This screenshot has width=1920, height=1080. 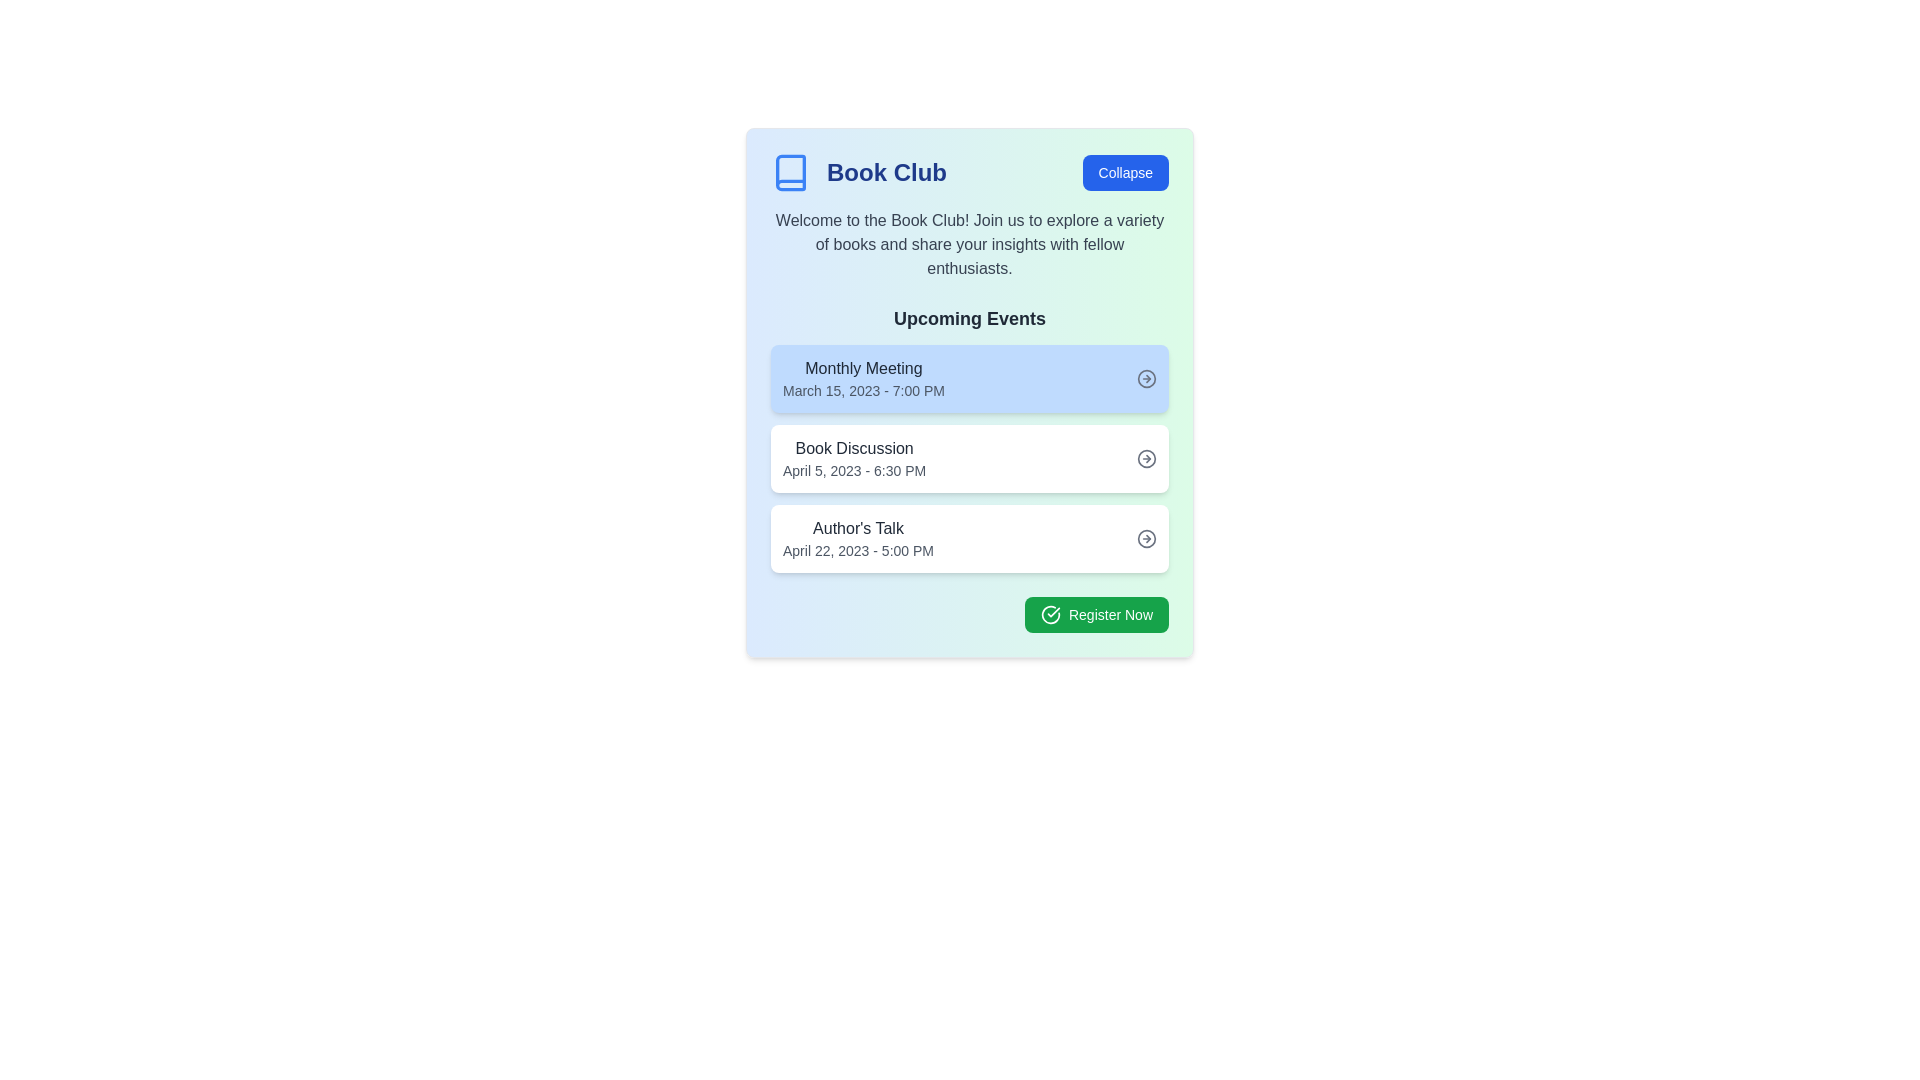 I want to click on title of the event labeled 'Monthly Meeting', which is the first title in the upcoming events section, positioned above the date and time details, so click(x=864, y=369).